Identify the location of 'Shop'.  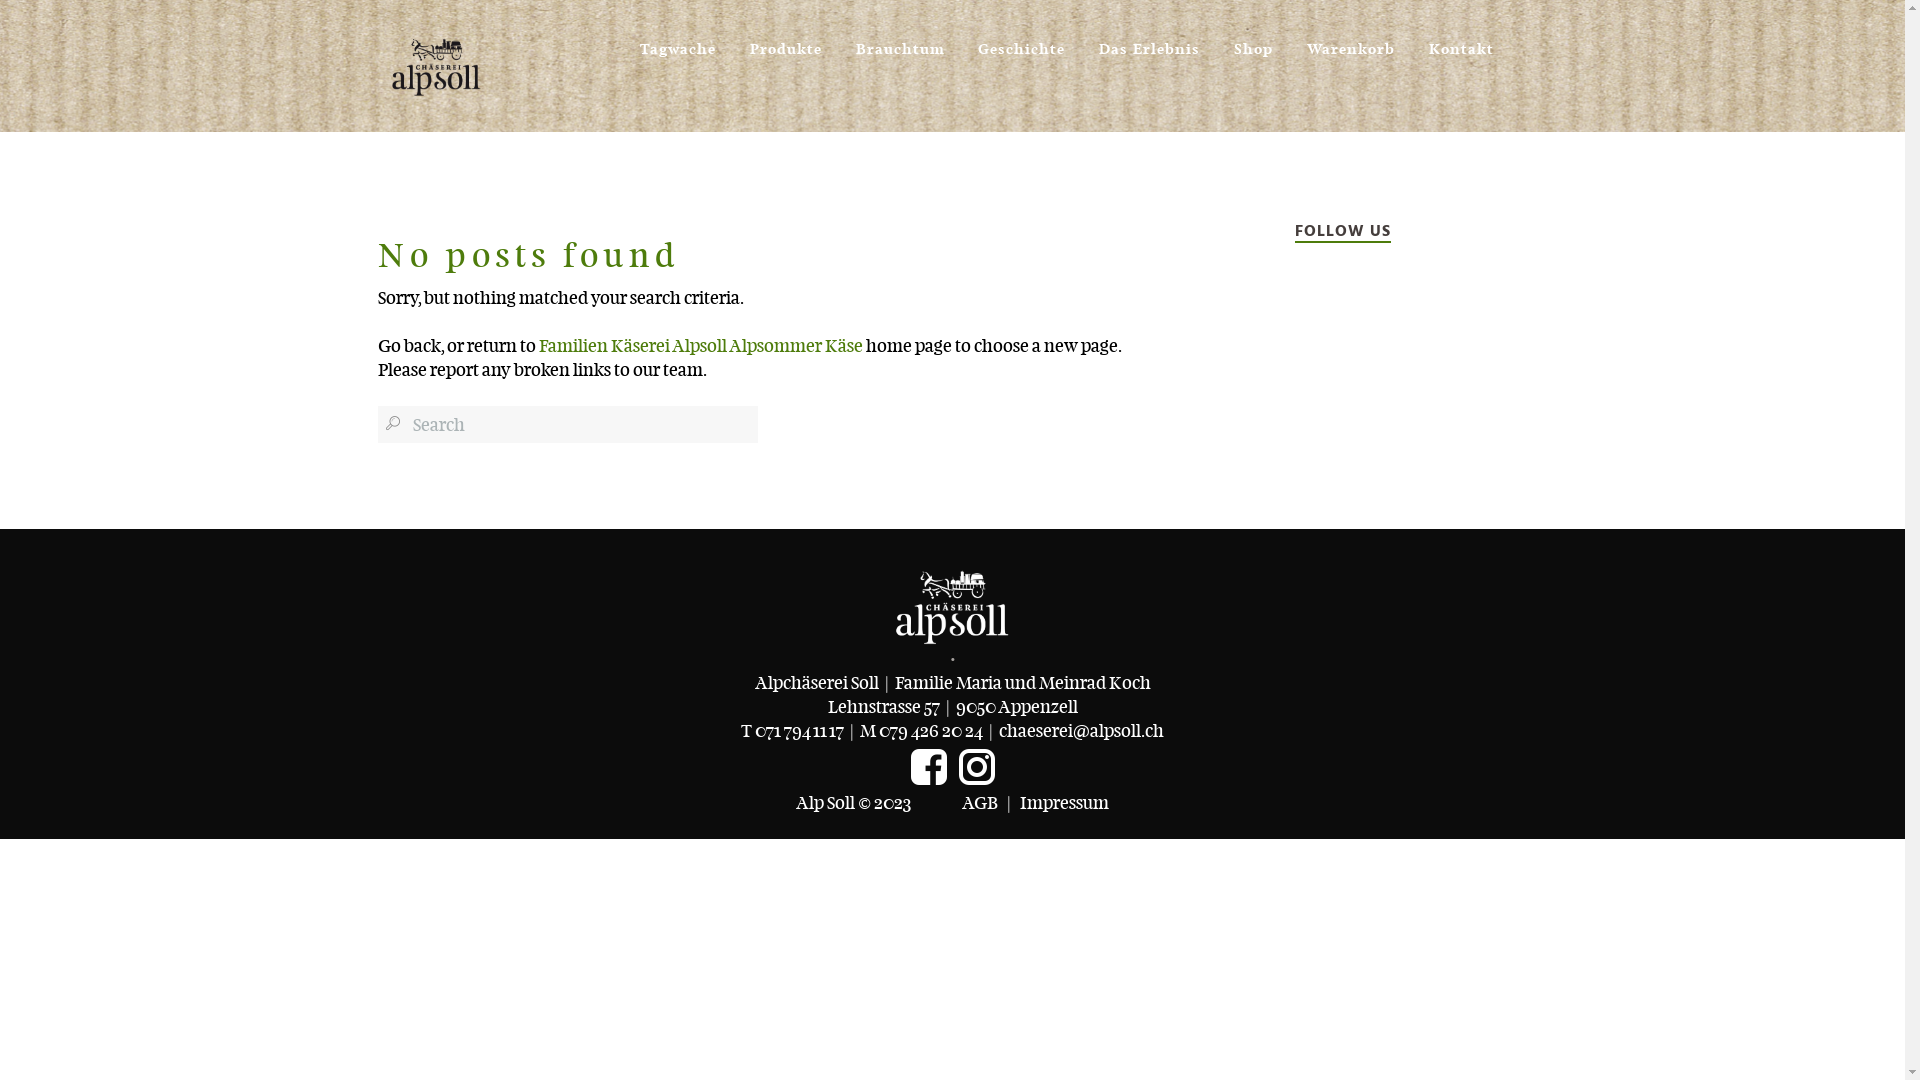
(1252, 40).